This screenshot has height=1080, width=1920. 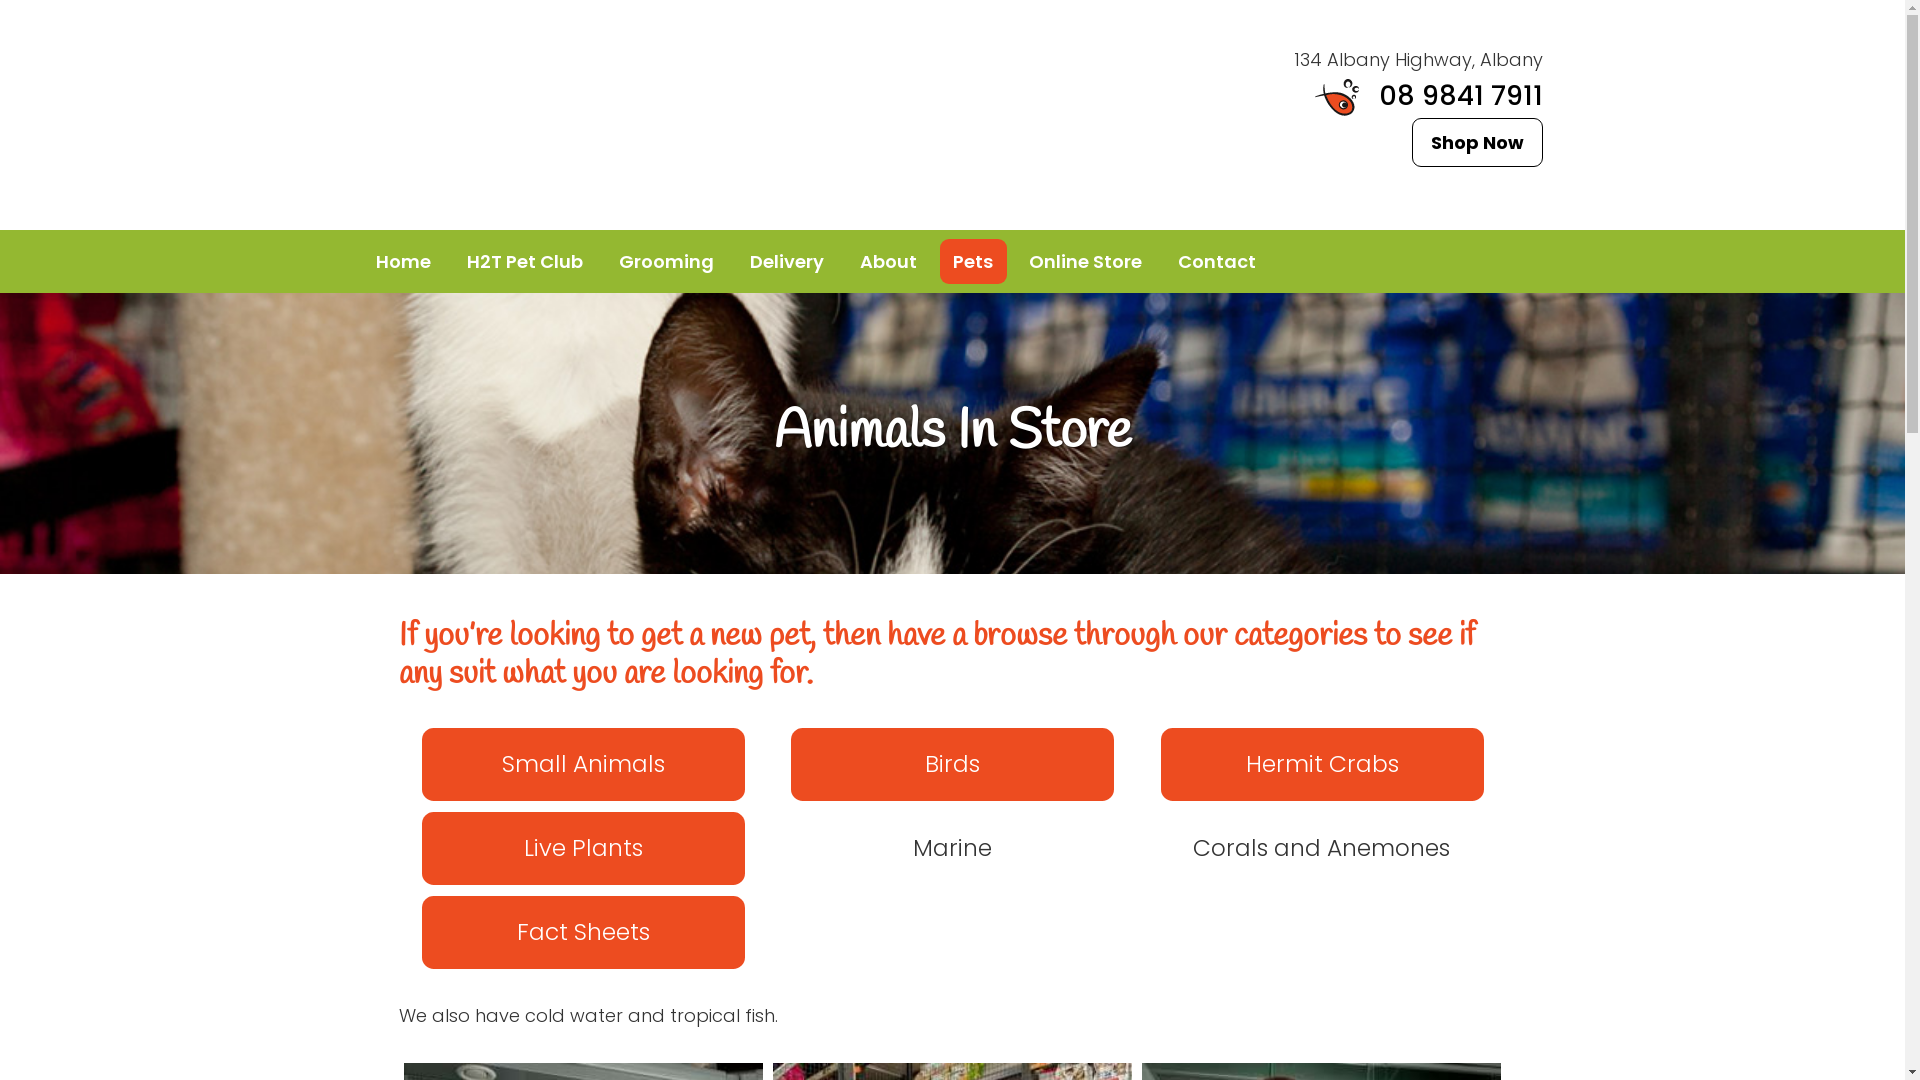 I want to click on 'Shop Now', so click(x=1410, y=141).